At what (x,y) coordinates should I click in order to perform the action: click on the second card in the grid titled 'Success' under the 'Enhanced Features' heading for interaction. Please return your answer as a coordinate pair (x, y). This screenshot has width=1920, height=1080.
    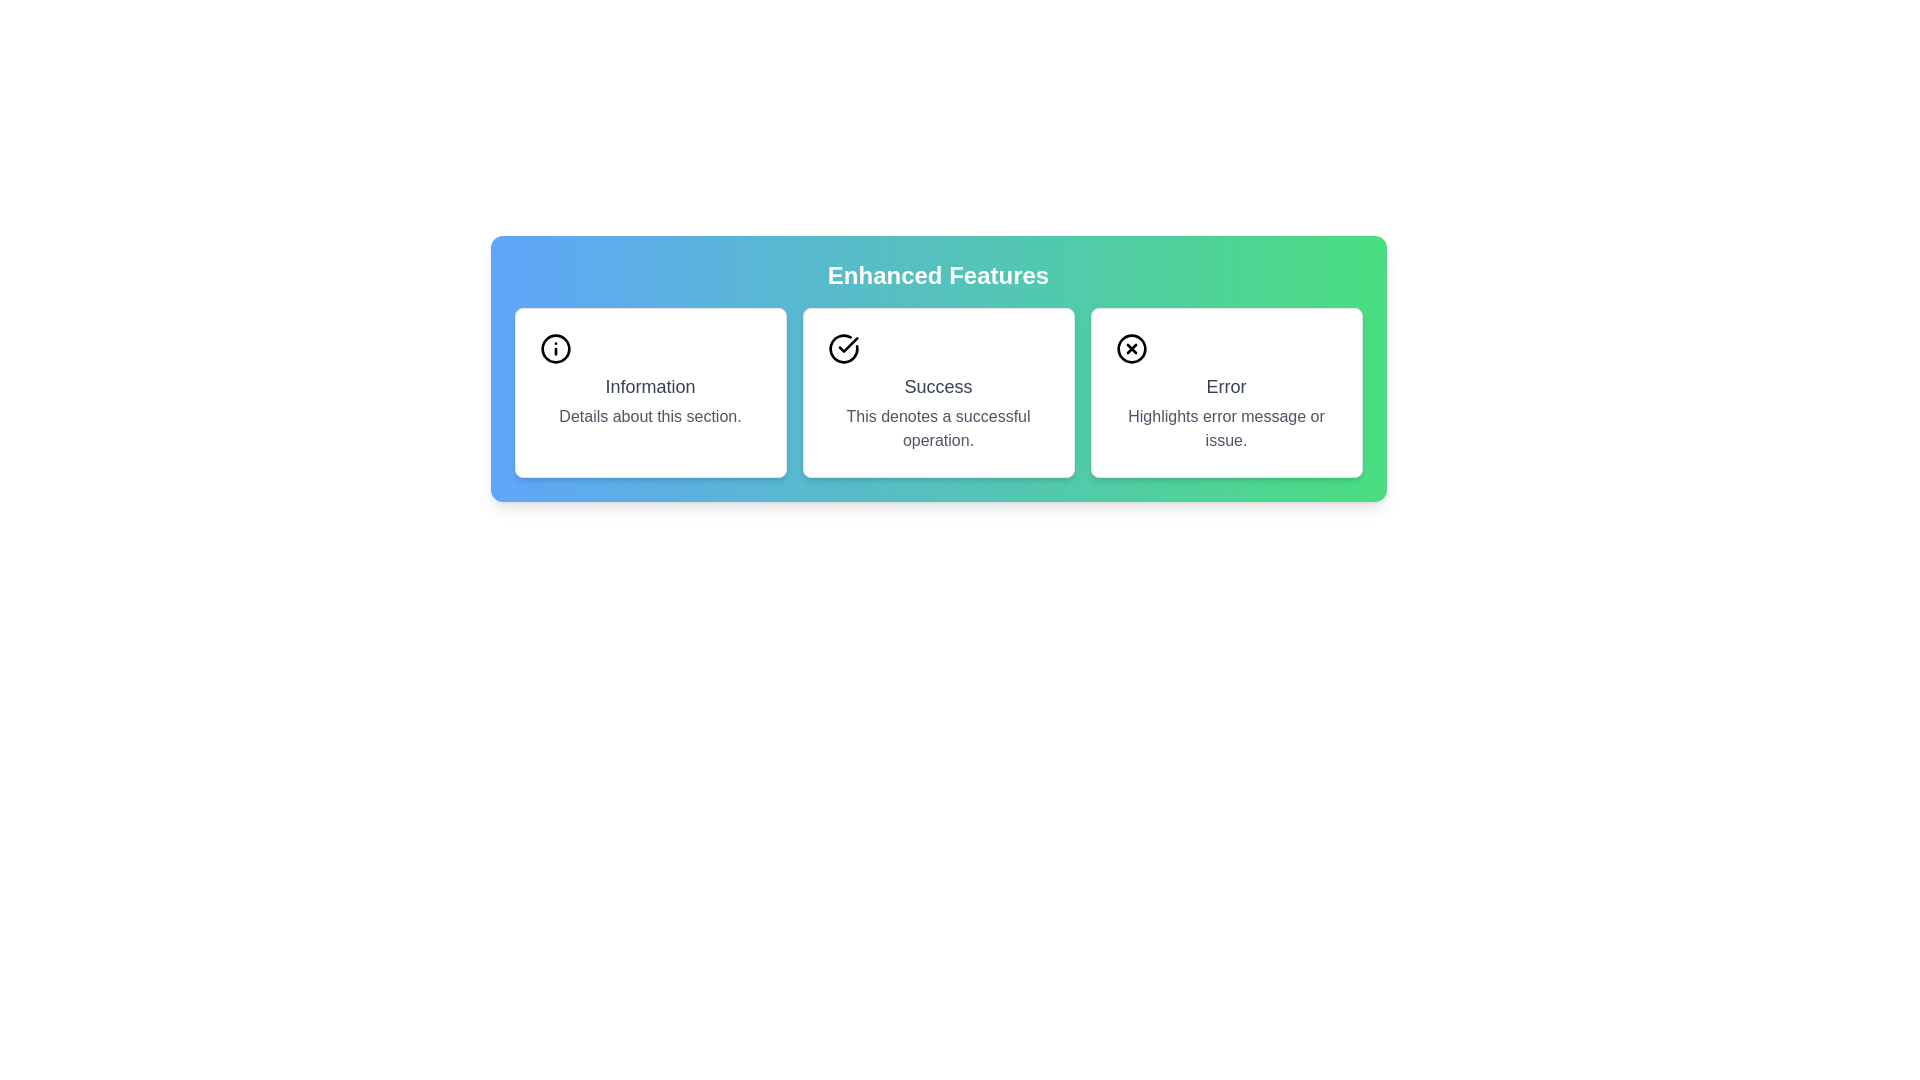
    Looking at the image, I should click on (937, 393).